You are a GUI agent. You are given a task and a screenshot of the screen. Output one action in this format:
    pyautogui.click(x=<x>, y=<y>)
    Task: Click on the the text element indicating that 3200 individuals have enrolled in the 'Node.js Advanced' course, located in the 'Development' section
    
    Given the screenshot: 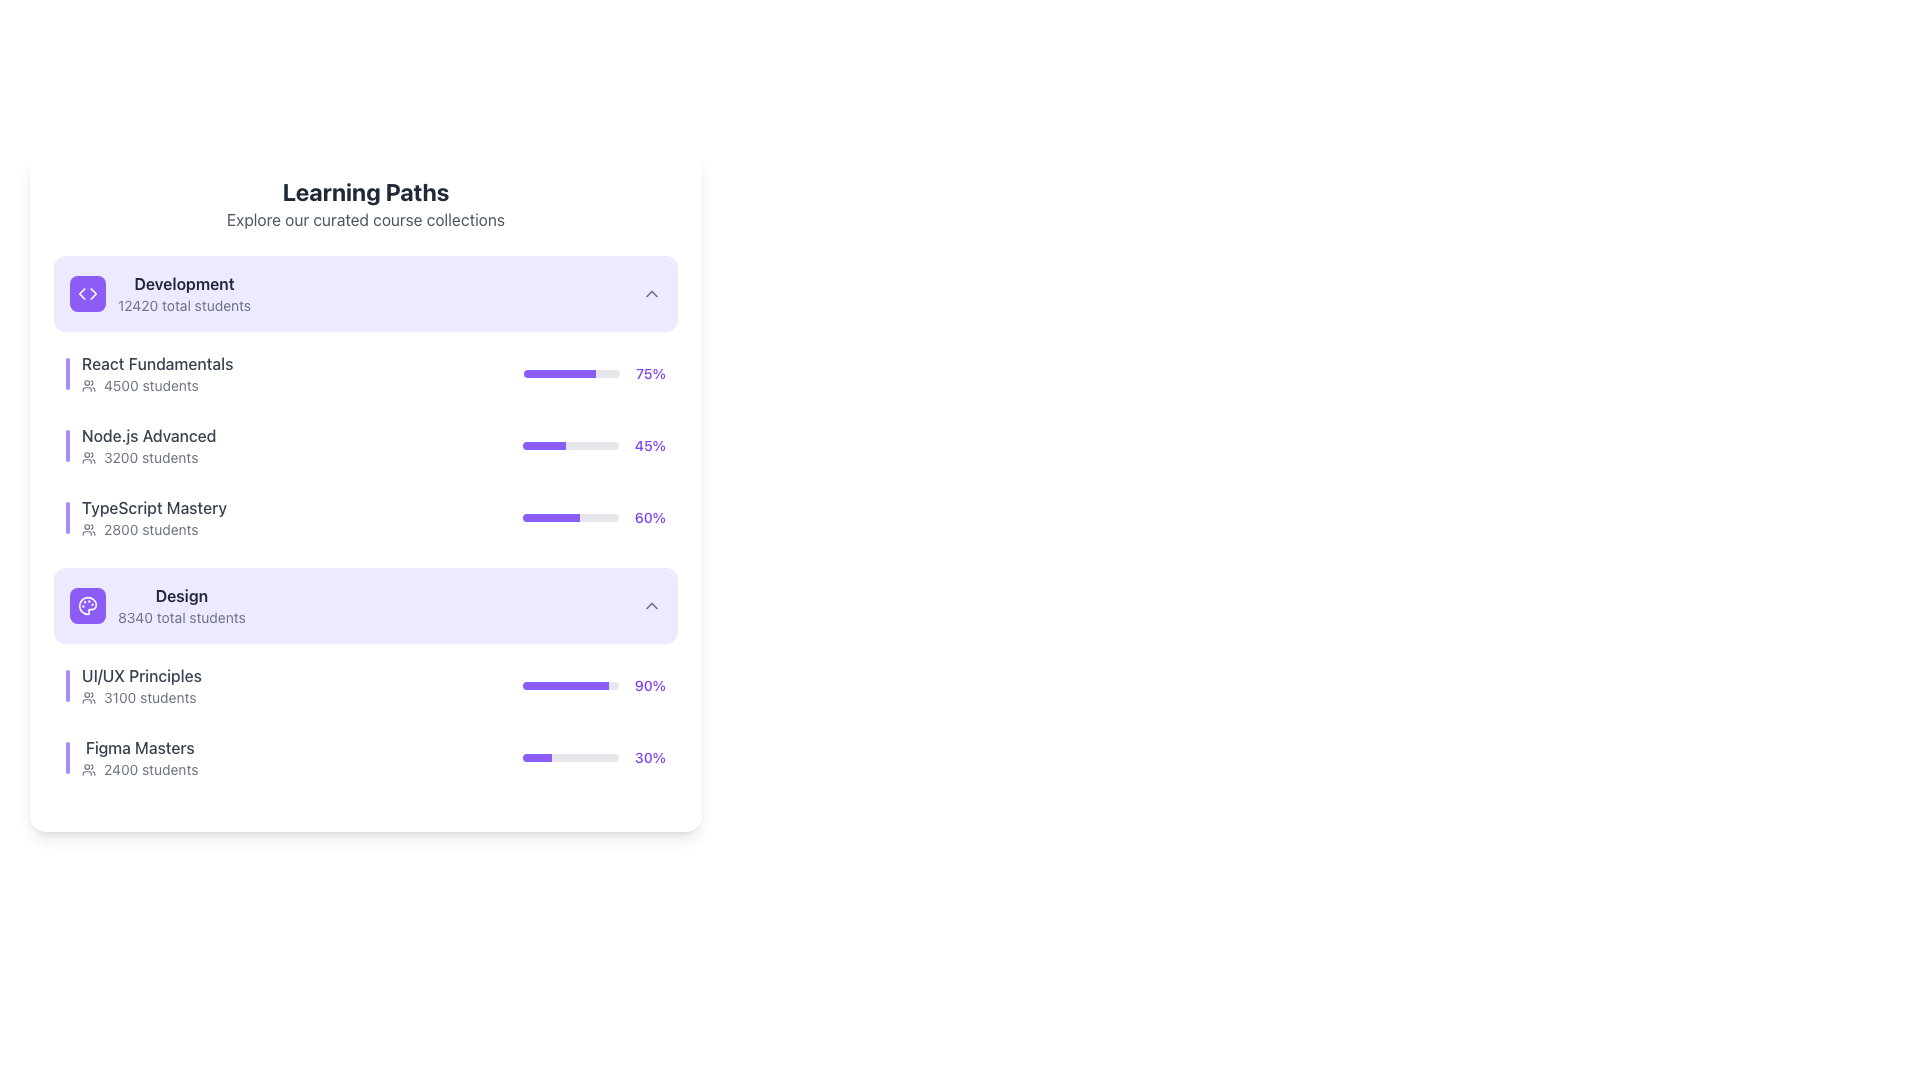 What is the action you would take?
    pyautogui.click(x=148, y=458)
    